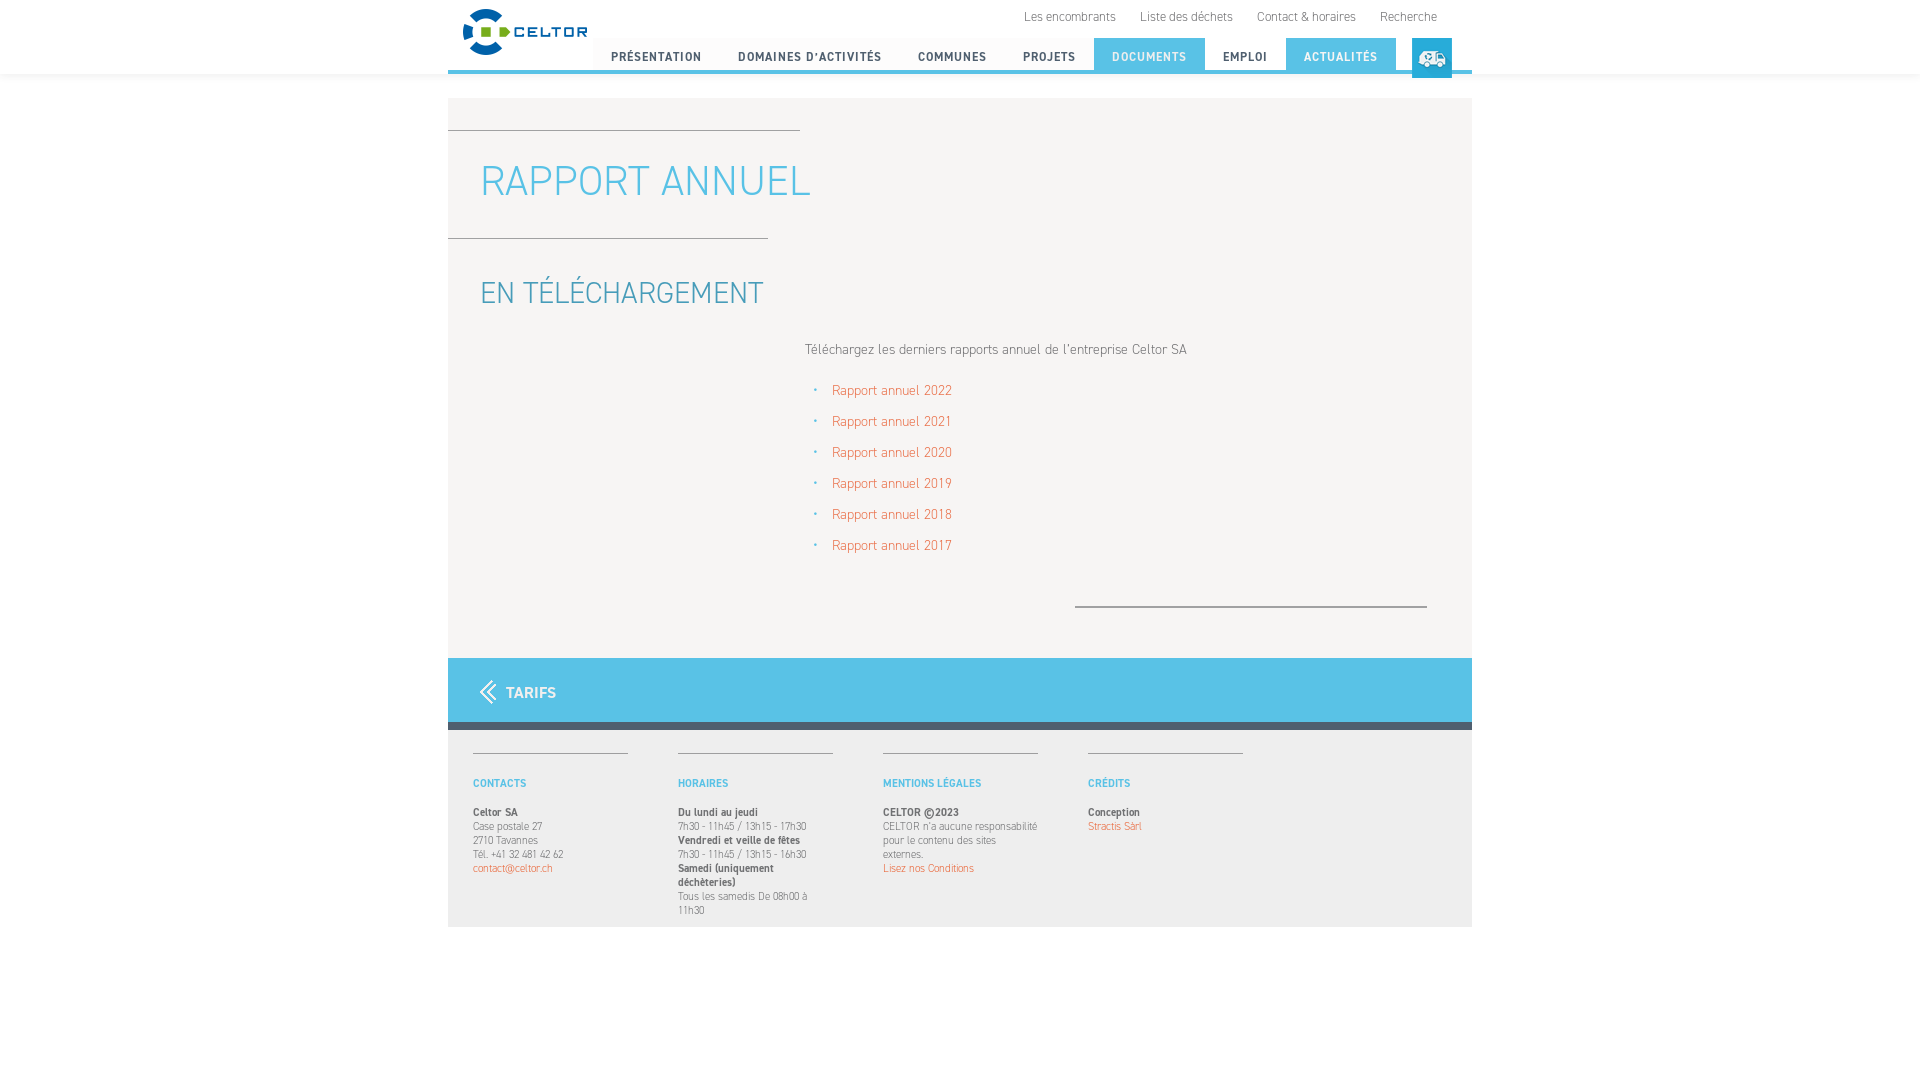 The height and width of the screenshot is (1080, 1920). Describe the element at coordinates (1149, 56) in the screenshot. I see `'DOCUMENTS'` at that location.